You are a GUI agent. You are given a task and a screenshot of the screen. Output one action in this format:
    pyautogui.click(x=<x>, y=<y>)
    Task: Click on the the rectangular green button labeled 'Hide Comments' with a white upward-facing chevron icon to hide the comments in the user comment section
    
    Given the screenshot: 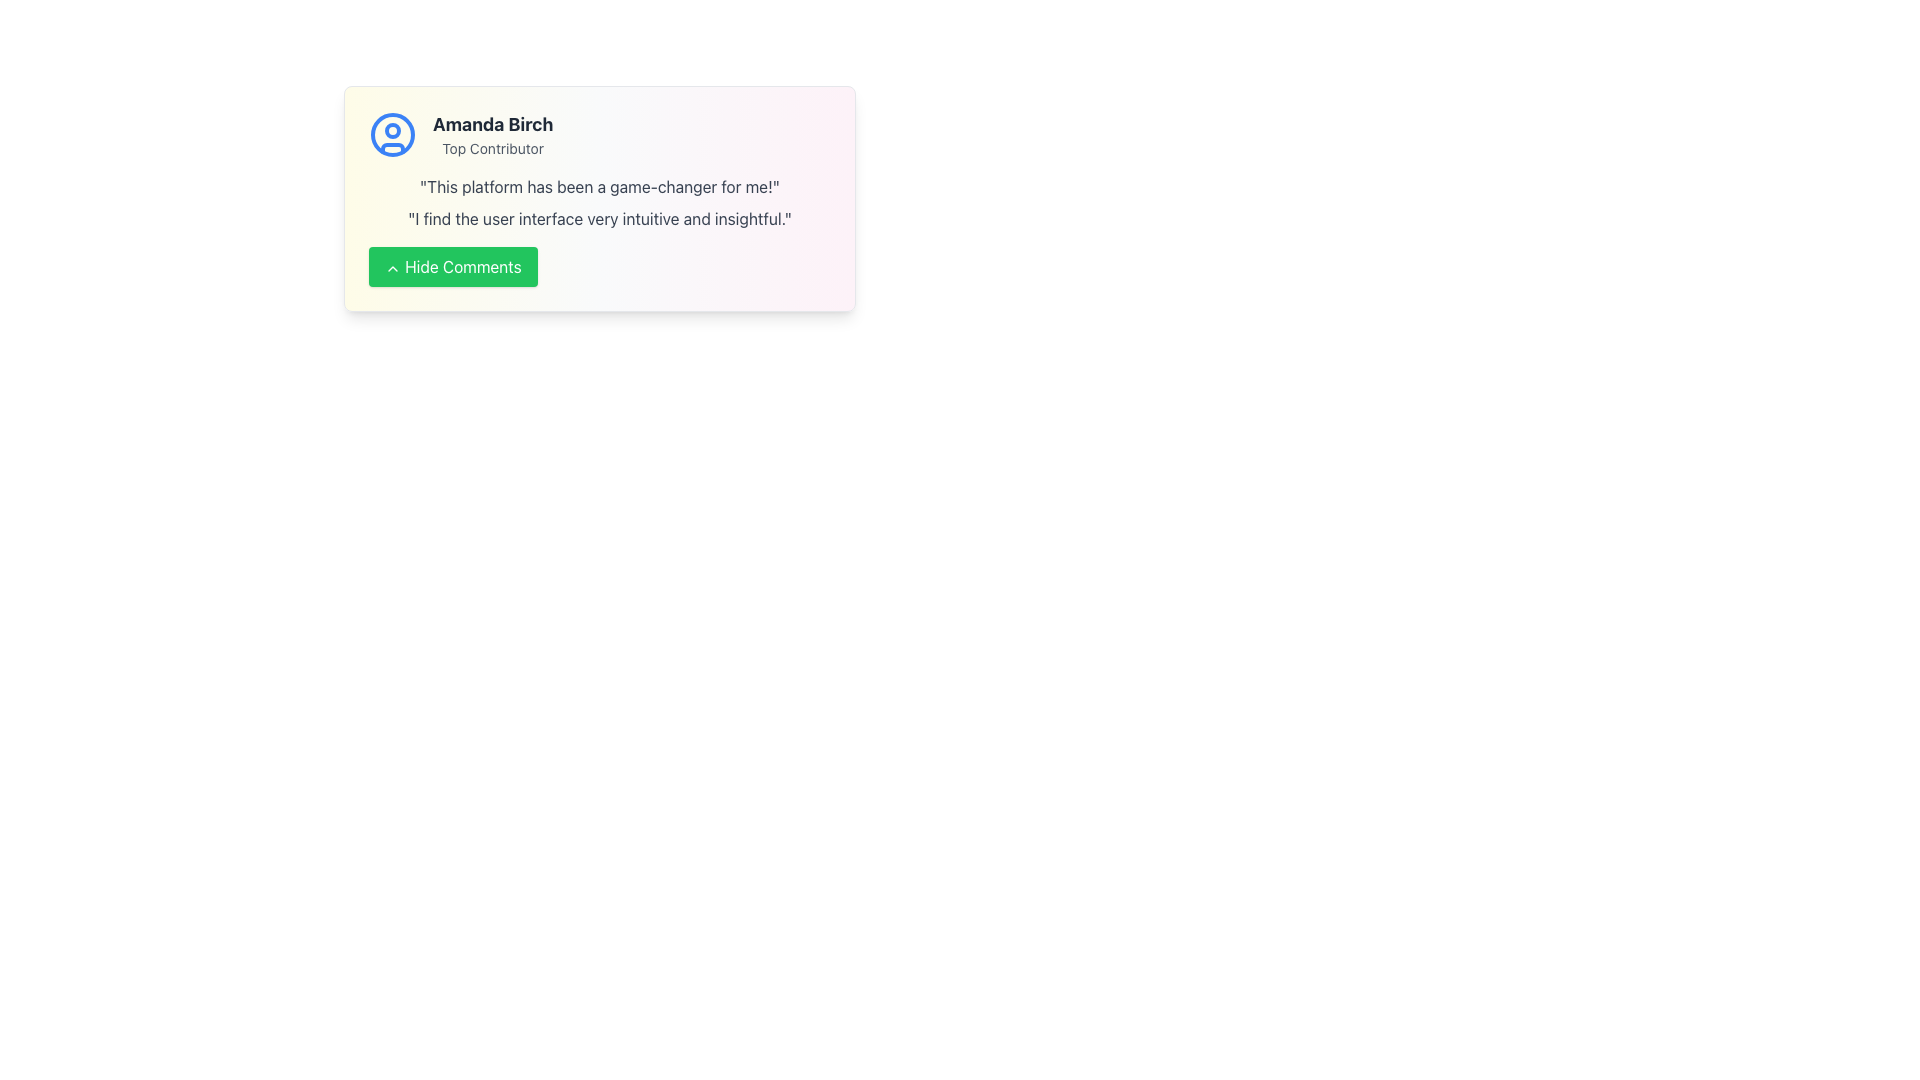 What is the action you would take?
    pyautogui.click(x=452, y=265)
    